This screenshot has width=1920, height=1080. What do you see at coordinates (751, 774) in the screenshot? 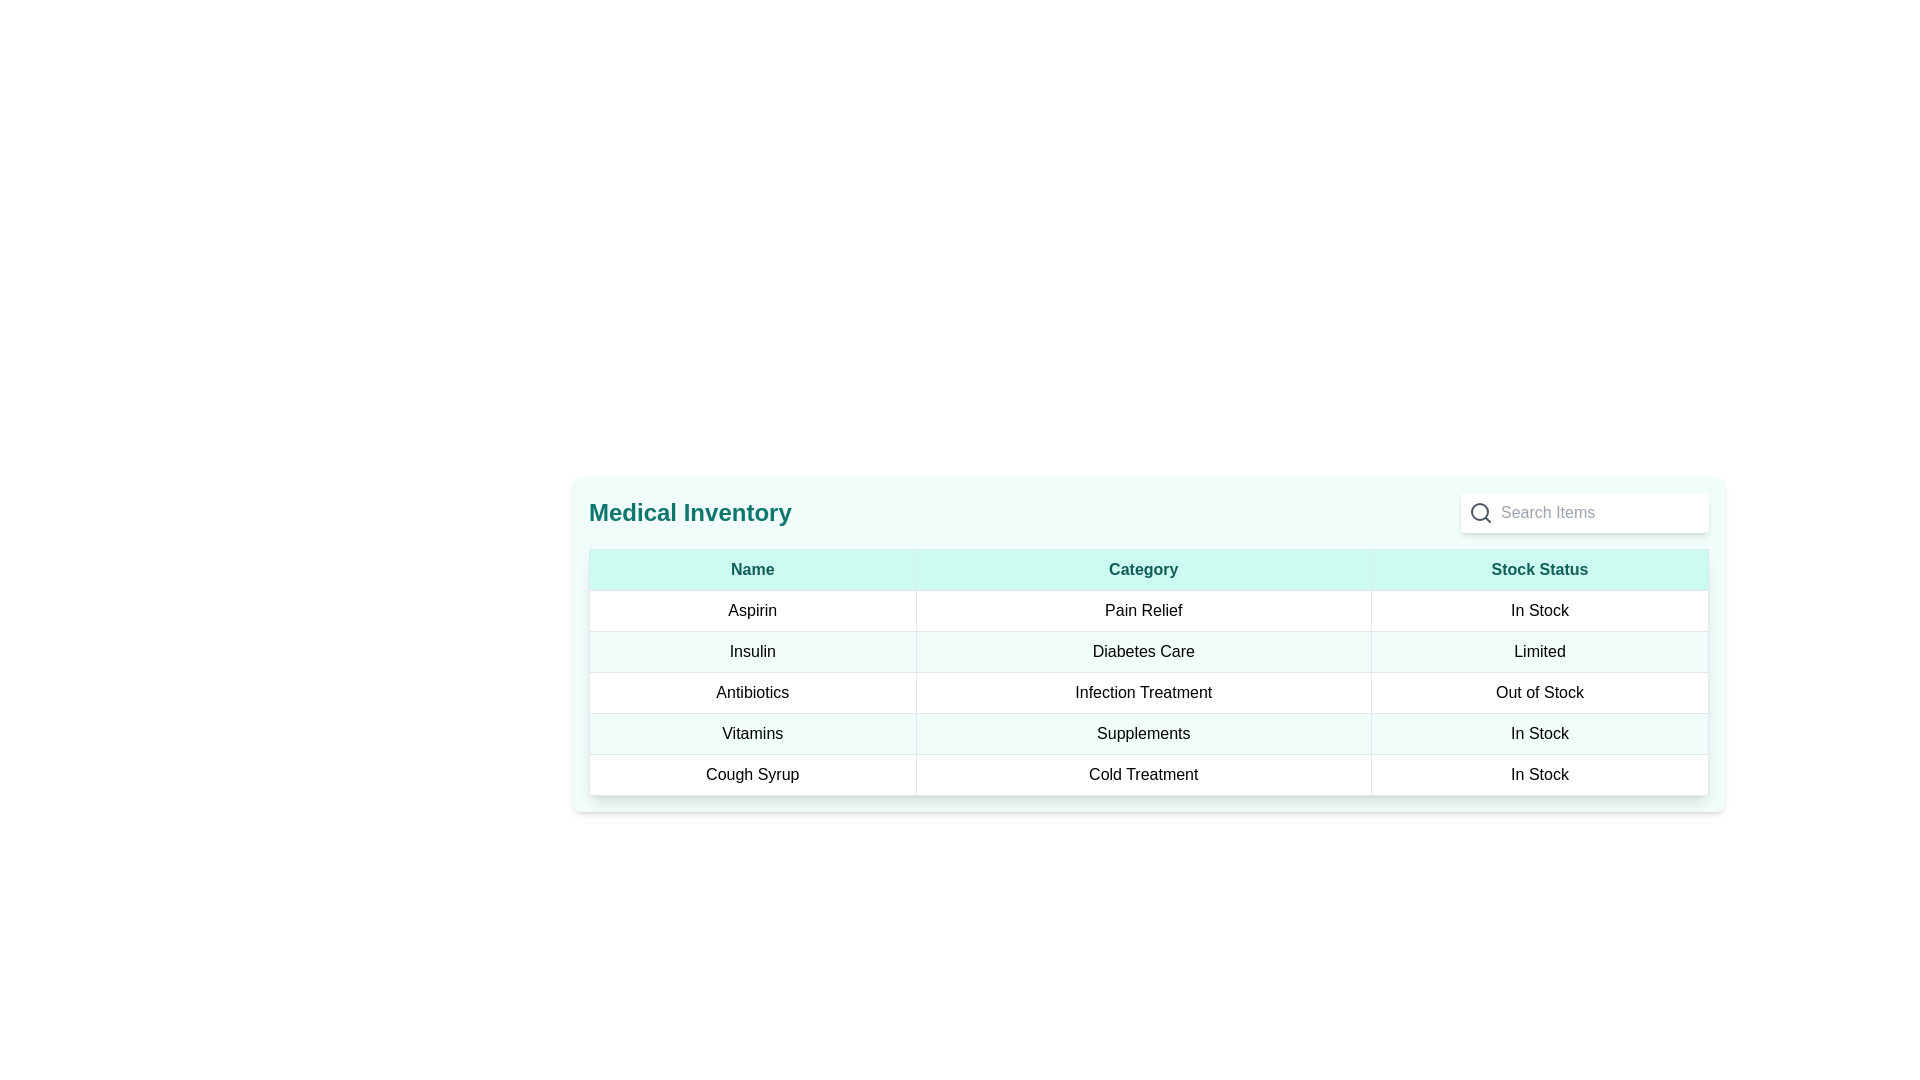
I see `the label containing the text 'Cough Syrup' which is located in the first column of the last row in a table-like grid structure, adjacent to 'Cold Treatment' in the 'Category' column` at bounding box center [751, 774].